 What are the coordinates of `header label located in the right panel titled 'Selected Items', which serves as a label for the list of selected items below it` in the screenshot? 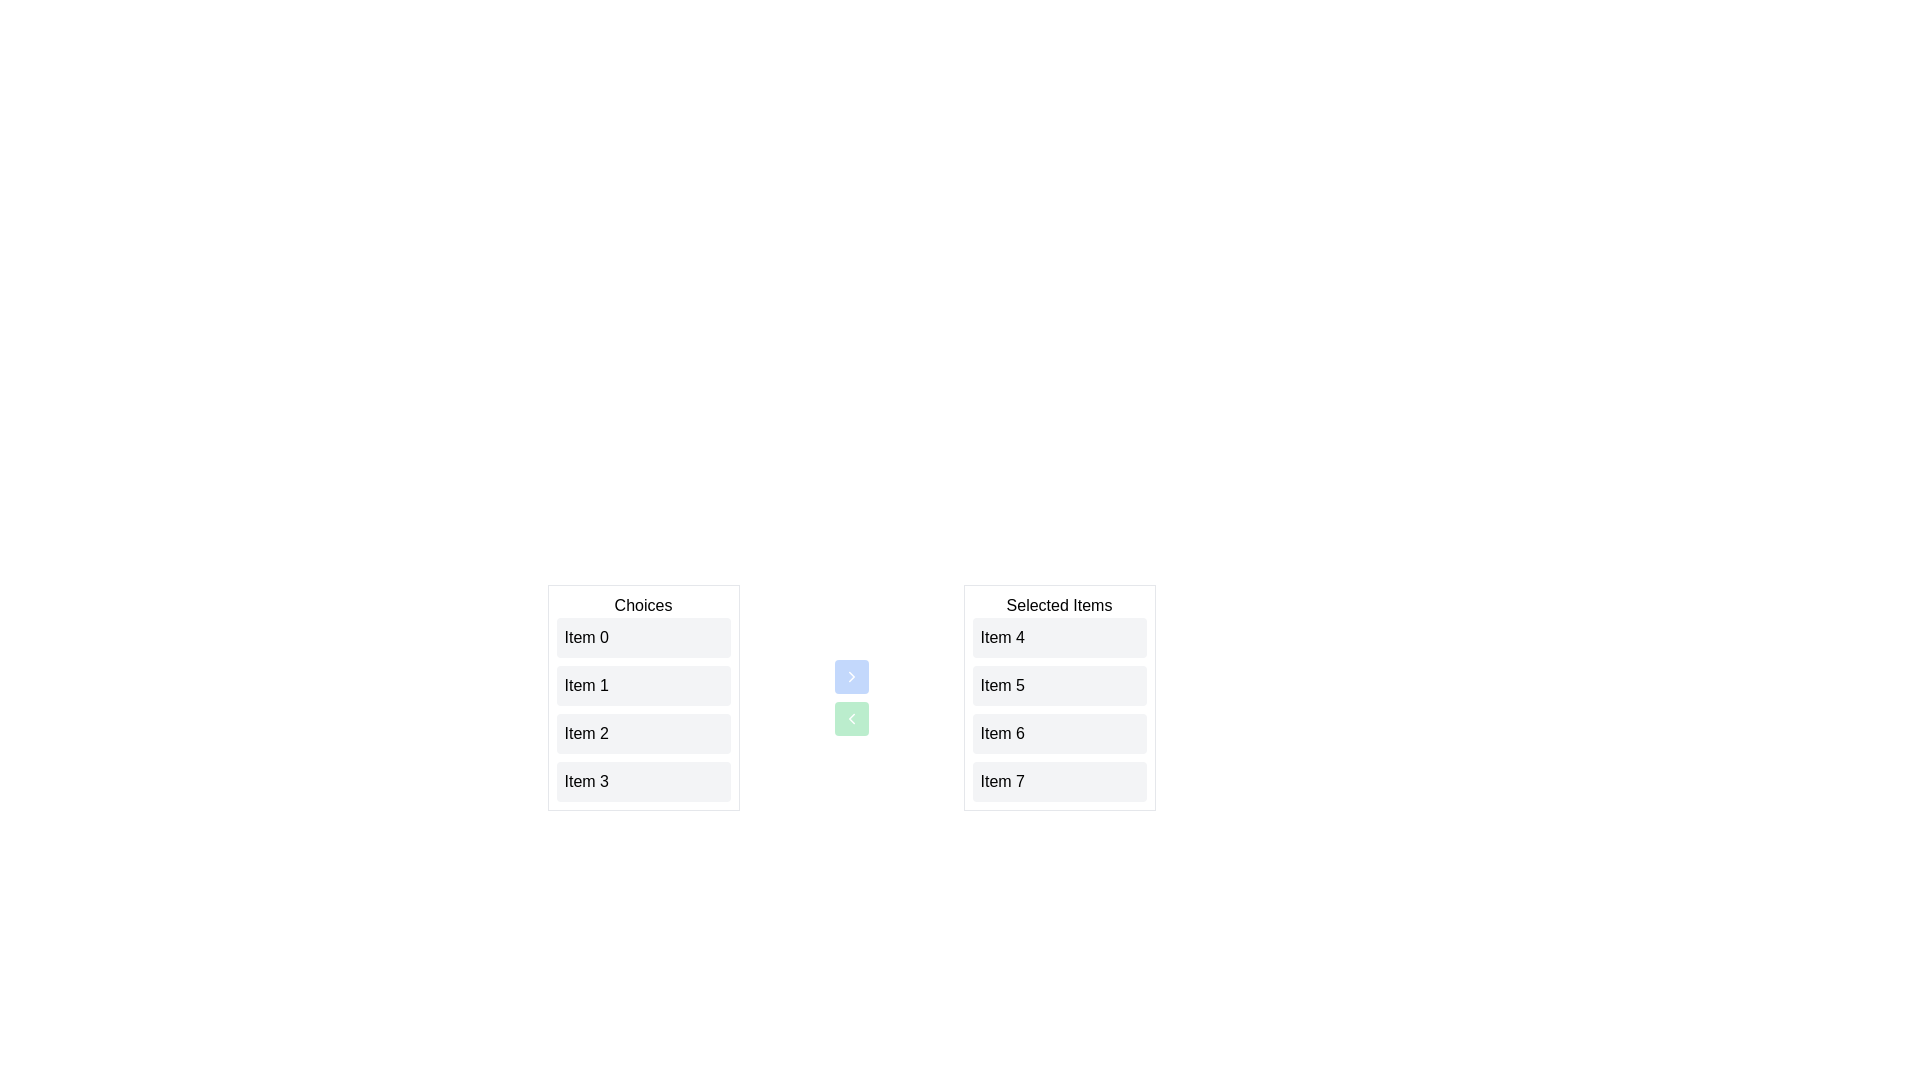 It's located at (1058, 604).